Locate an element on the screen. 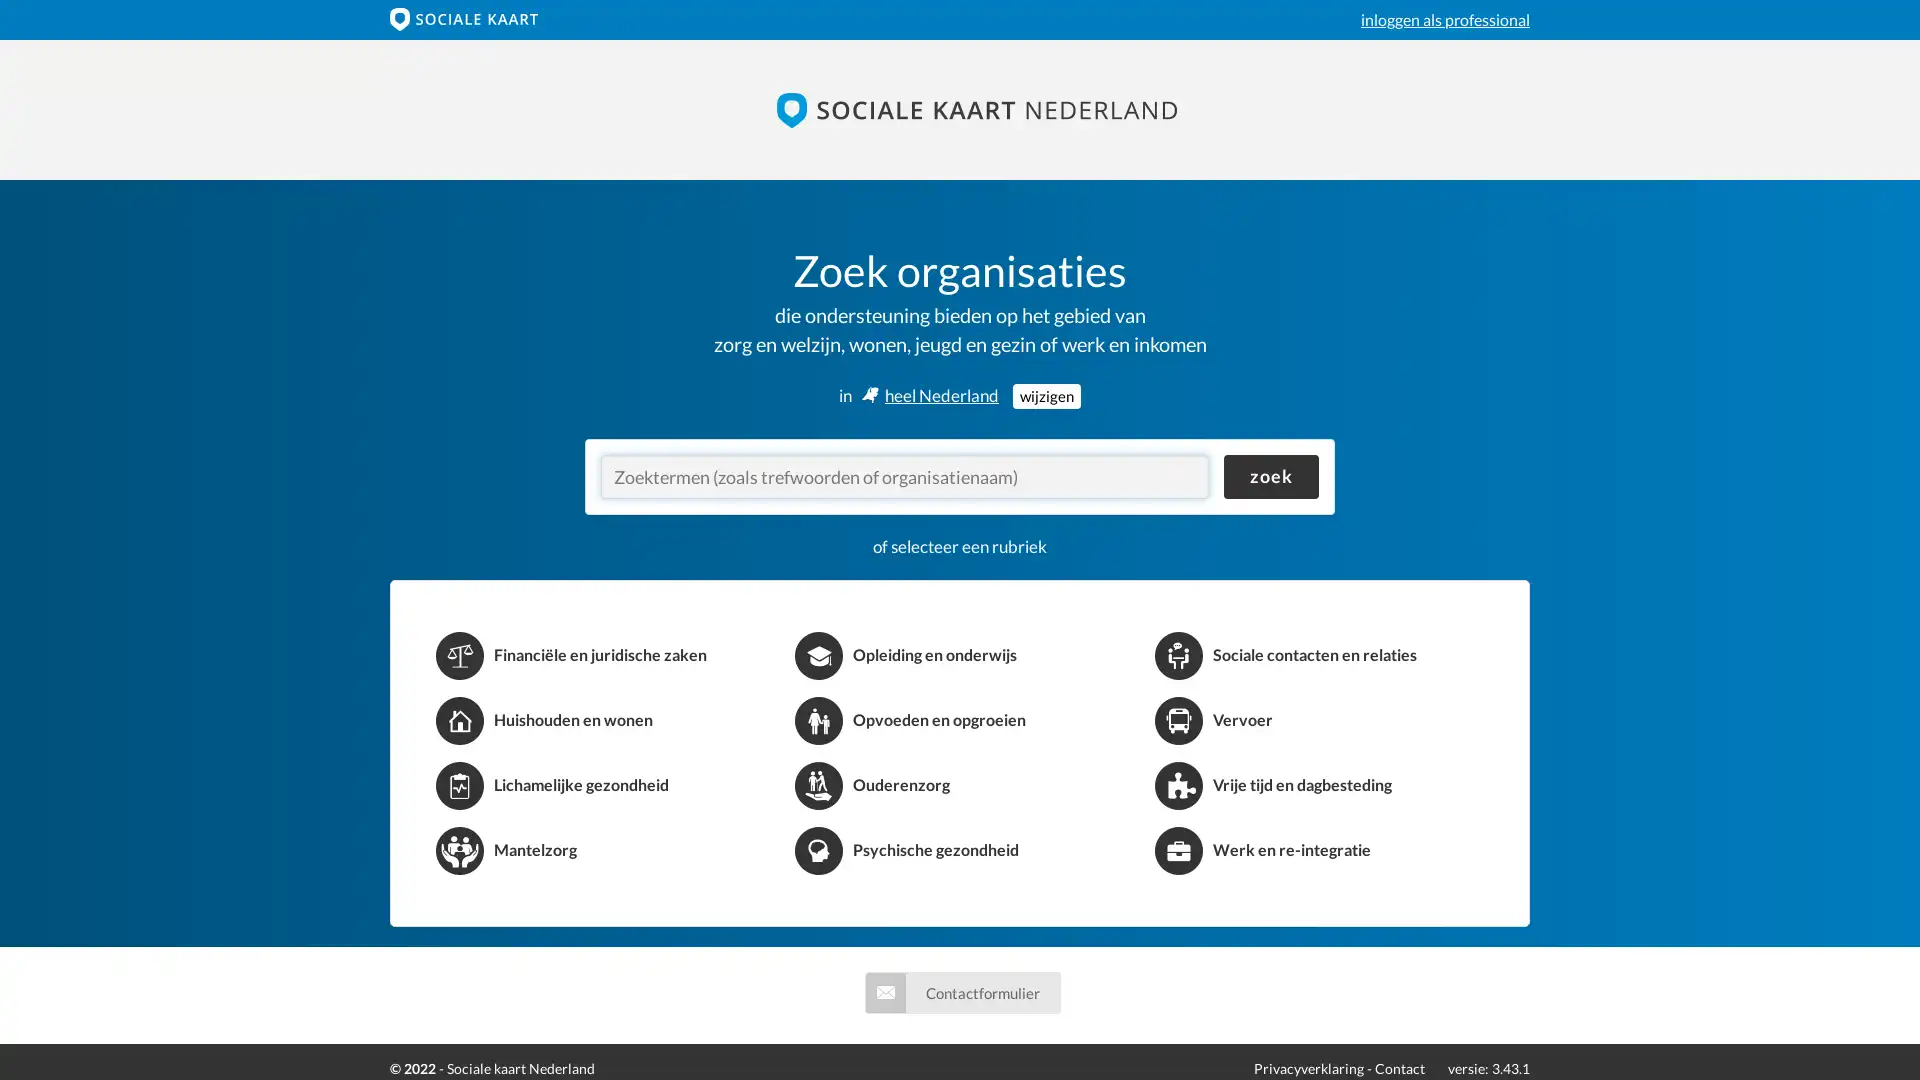  Contactformulier is located at coordinates (961, 991).